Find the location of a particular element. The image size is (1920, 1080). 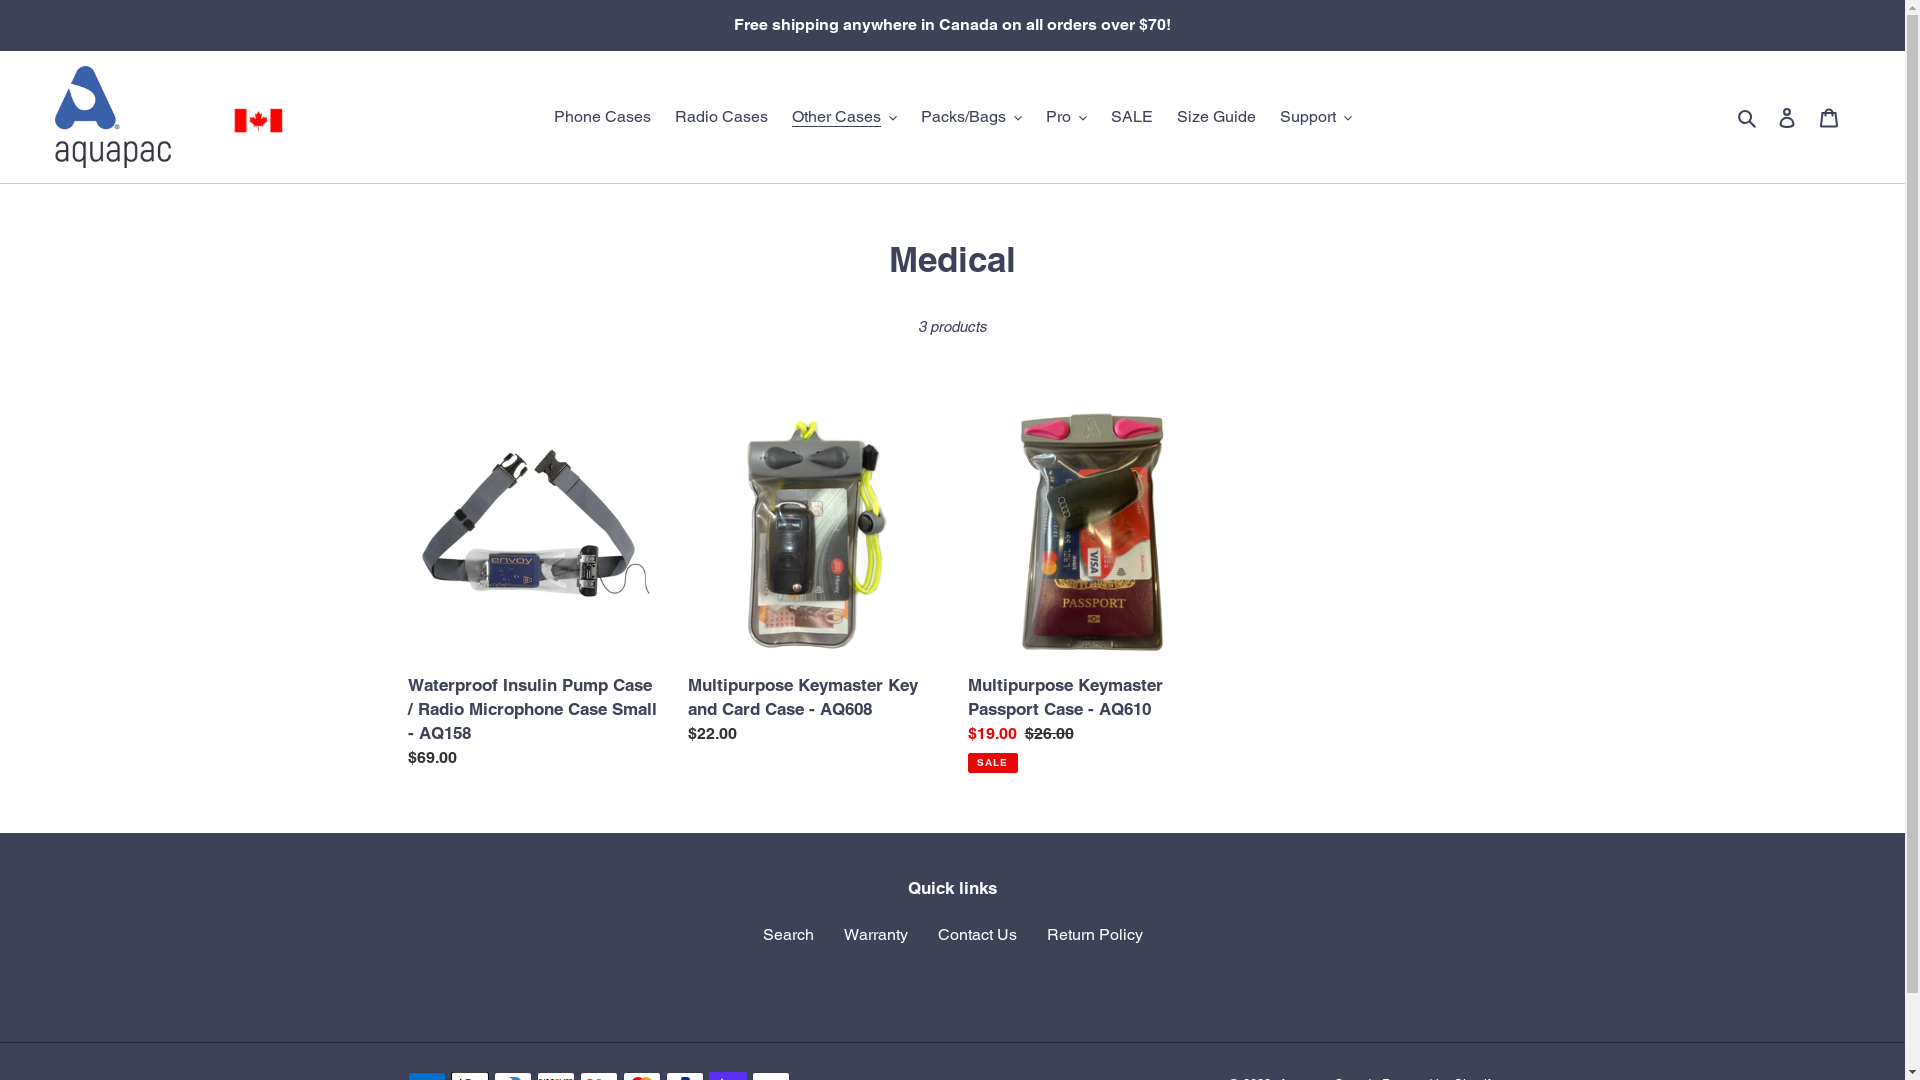

'Return Policy' is located at coordinates (1093, 934).